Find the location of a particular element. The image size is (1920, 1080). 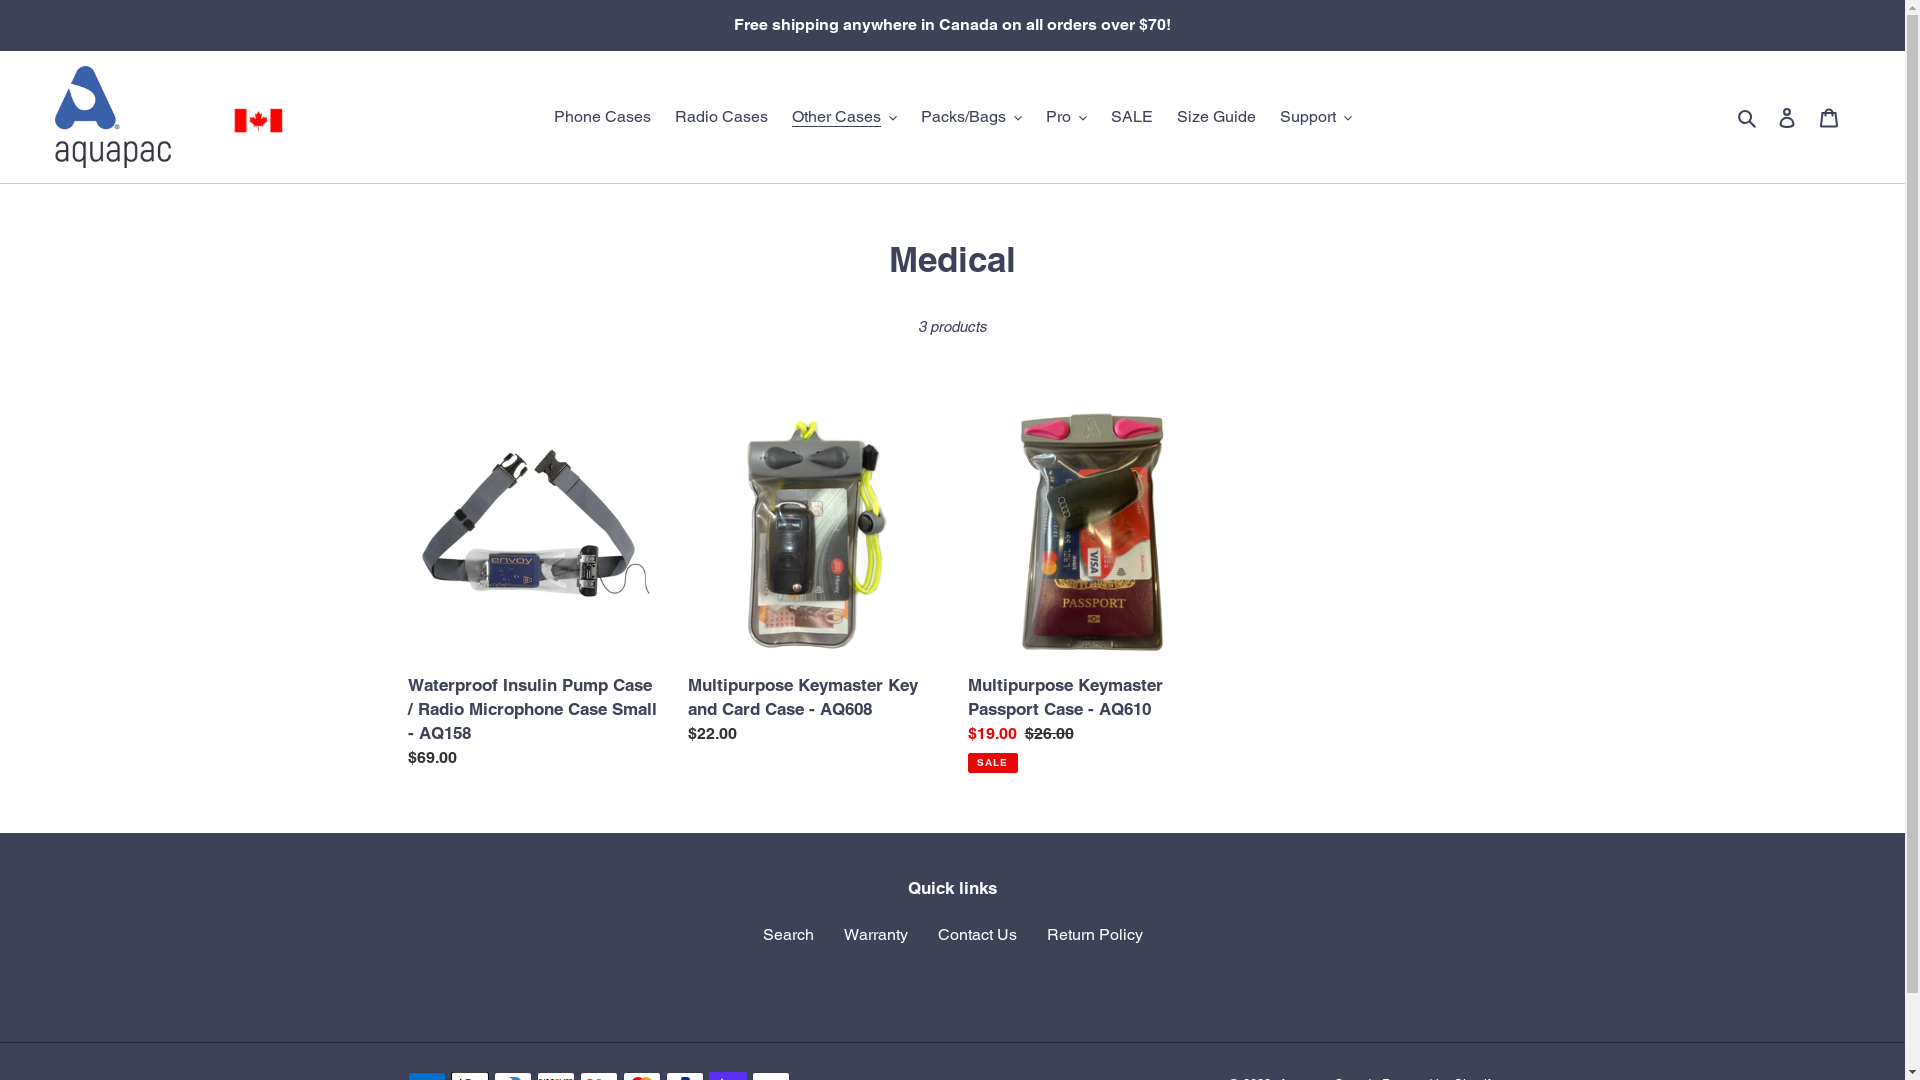

'Return Policy' is located at coordinates (1093, 934).